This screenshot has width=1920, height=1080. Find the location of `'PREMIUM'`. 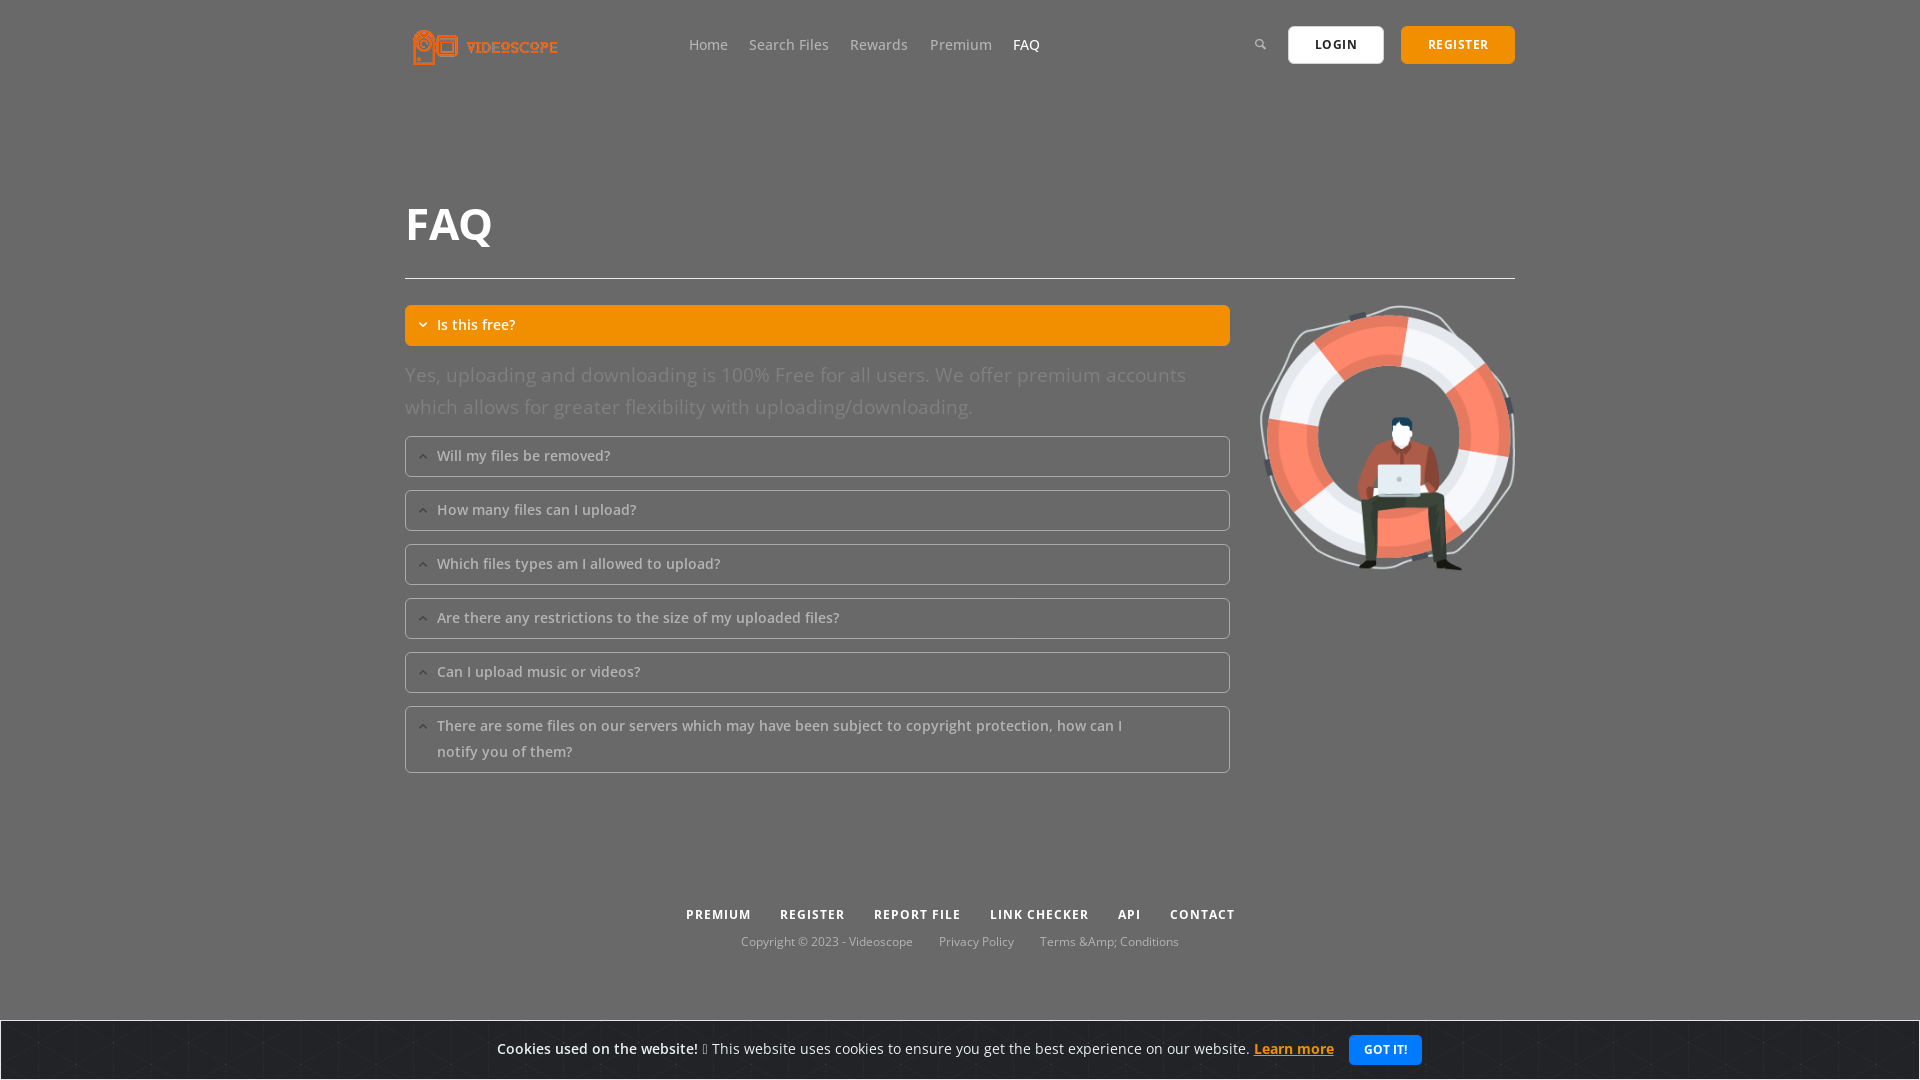

'PREMIUM' is located at coordinates (718, 914).